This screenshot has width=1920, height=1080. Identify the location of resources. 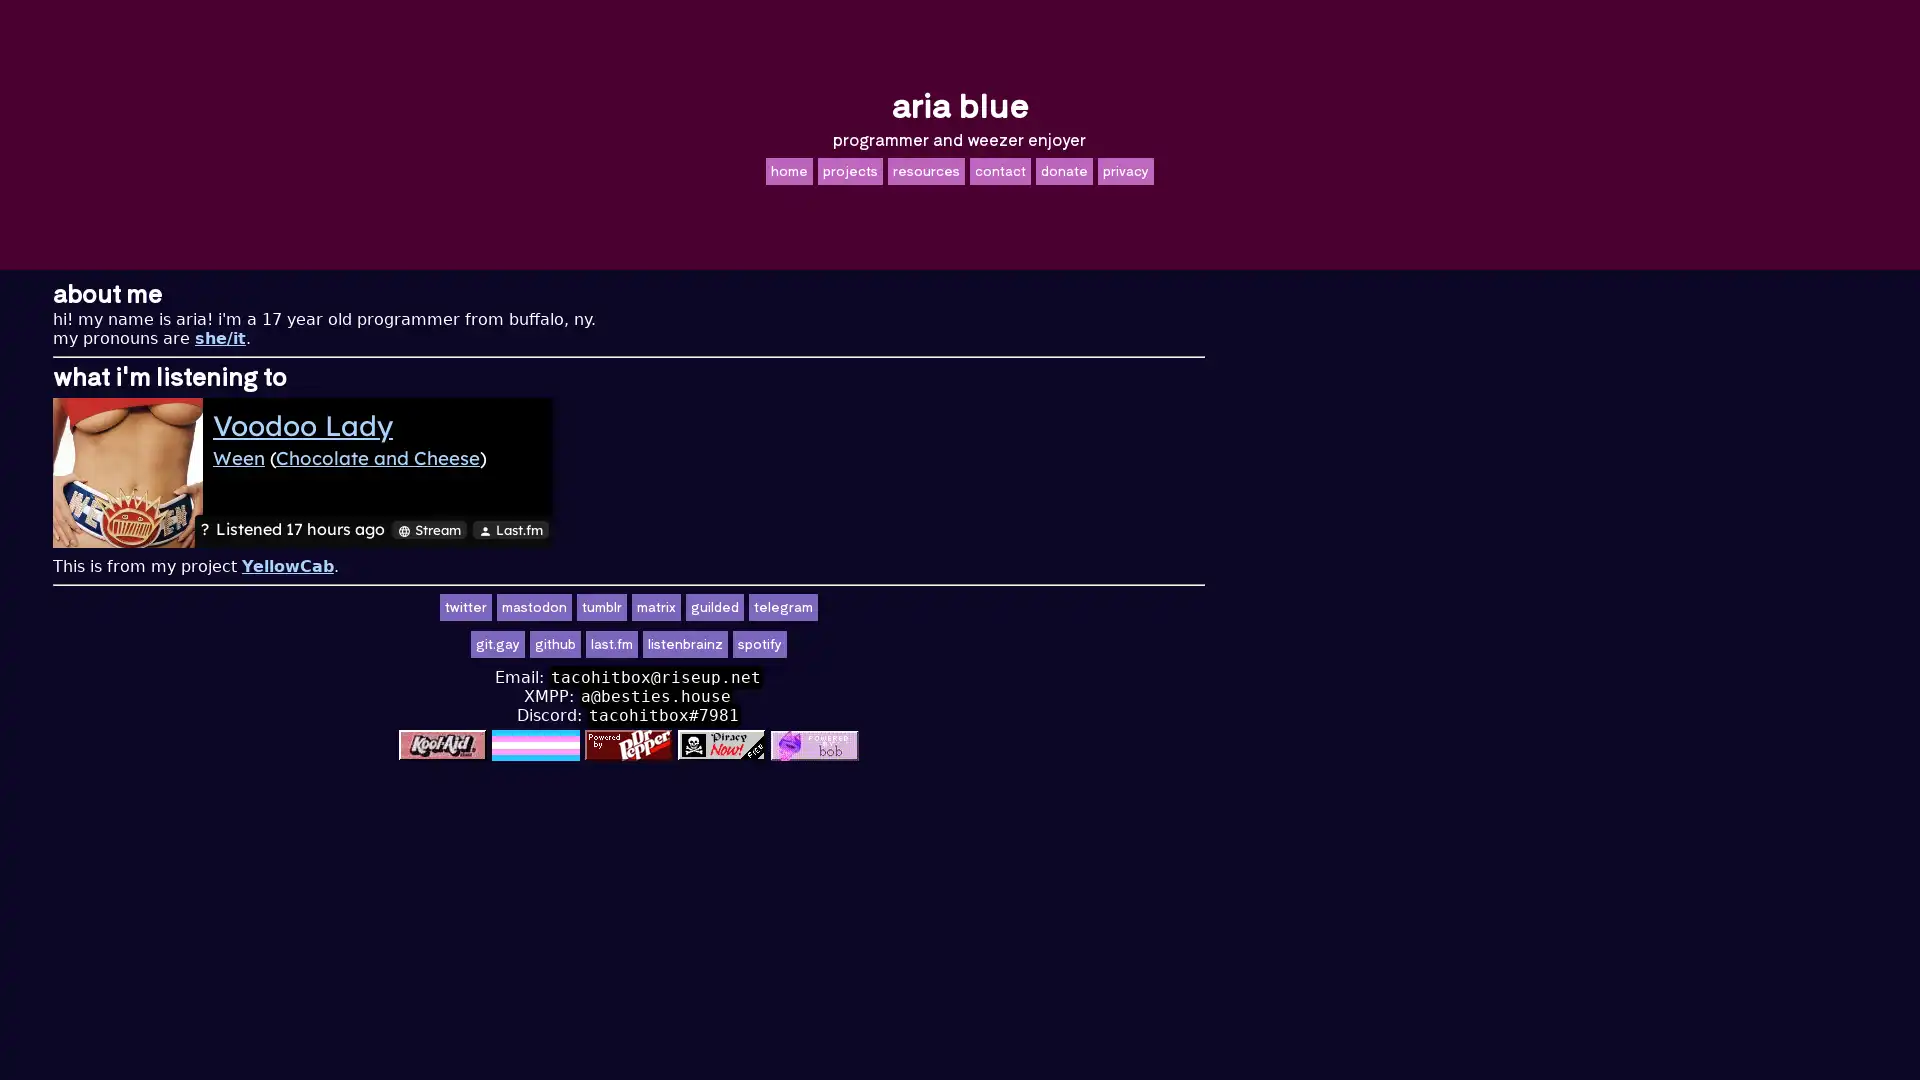
(924, 169).